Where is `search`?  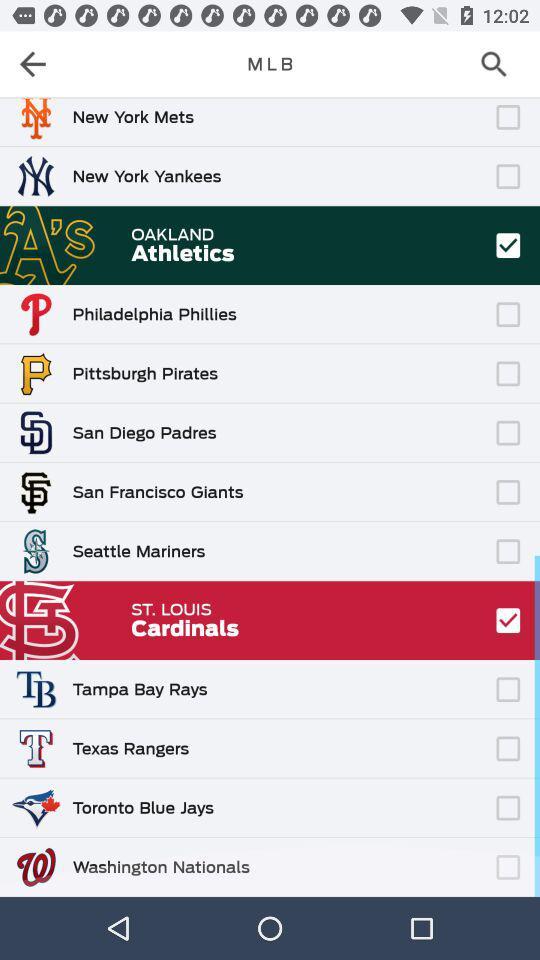 search is located at coordinates (499, 64).